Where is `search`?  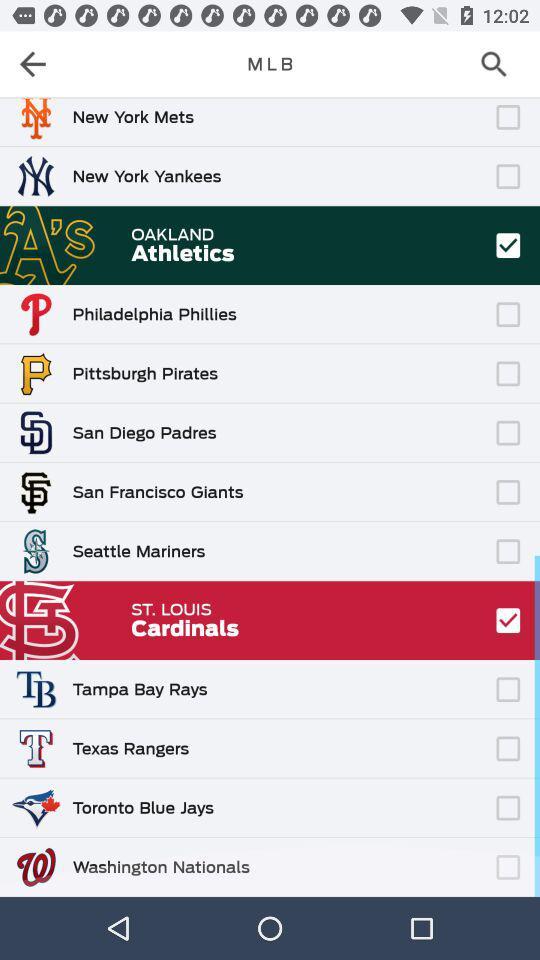 search is located at coordinates (499, 64).